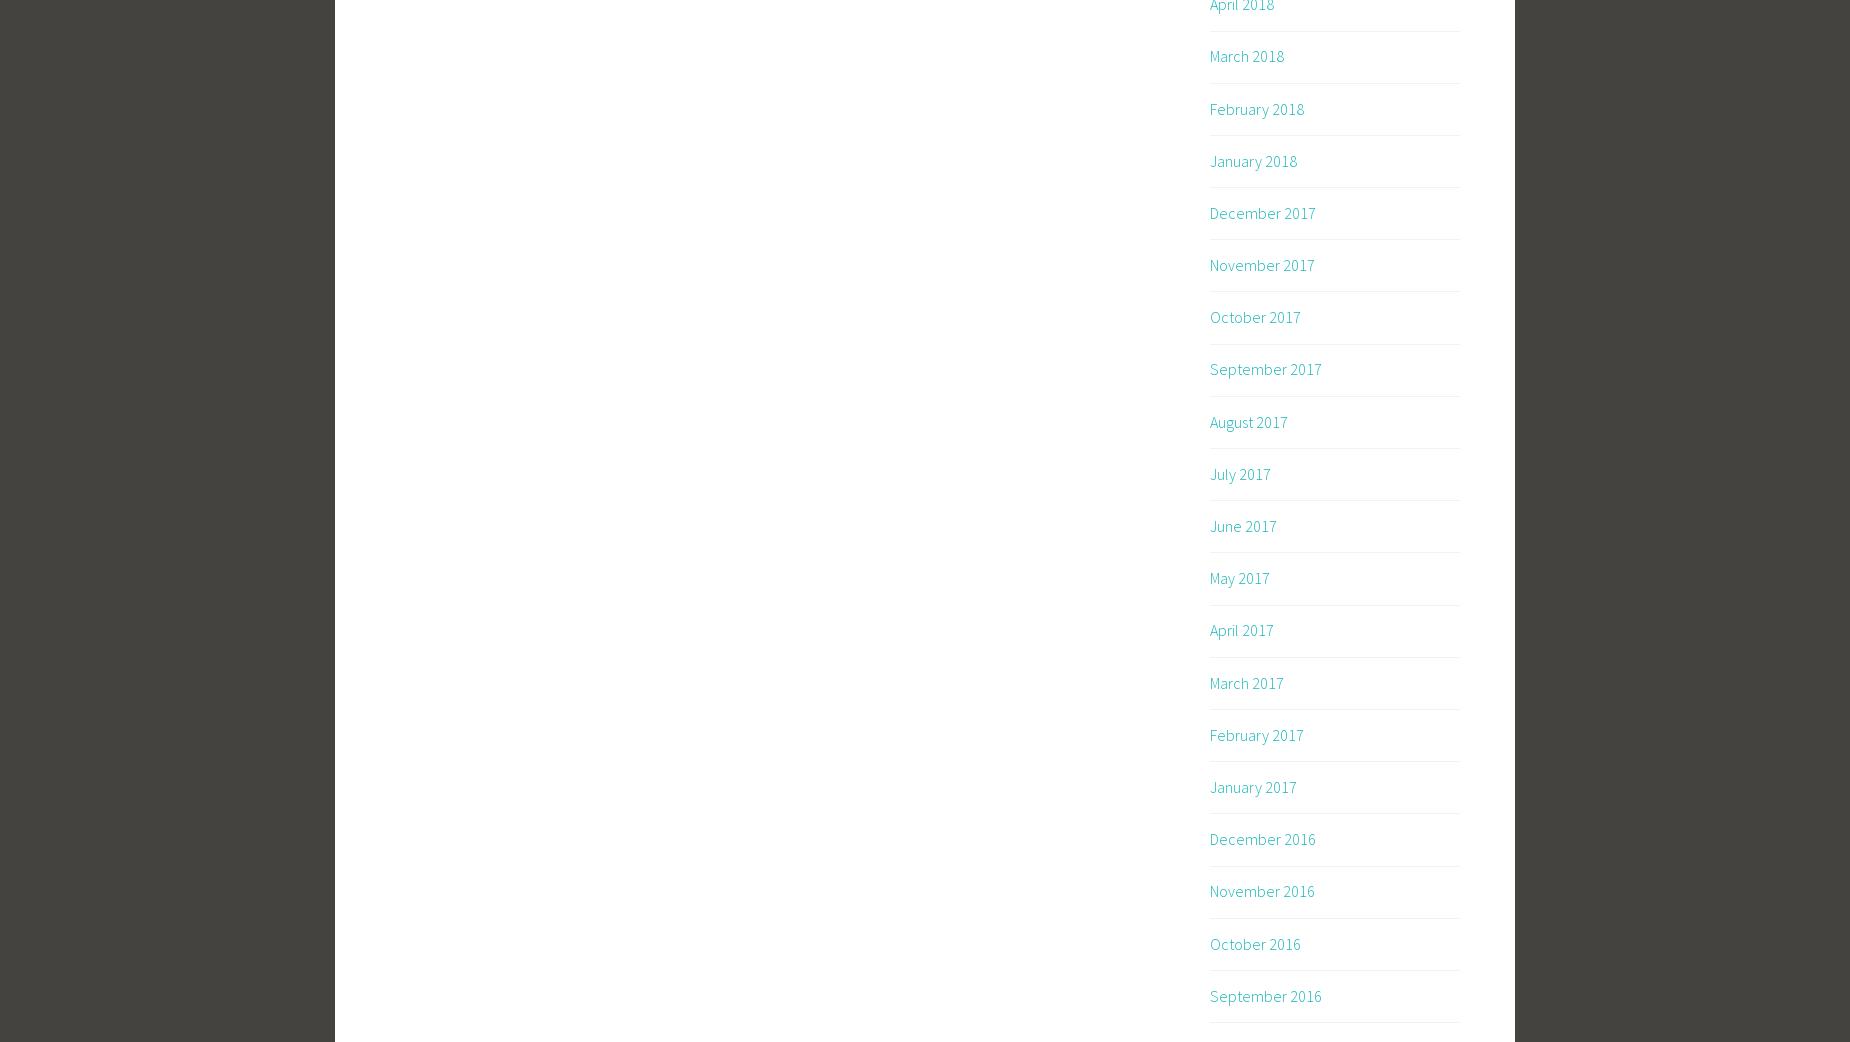  Describe the element at coordinates (1247, 419) in the screenshot. I see `'August 2017'` at that location.